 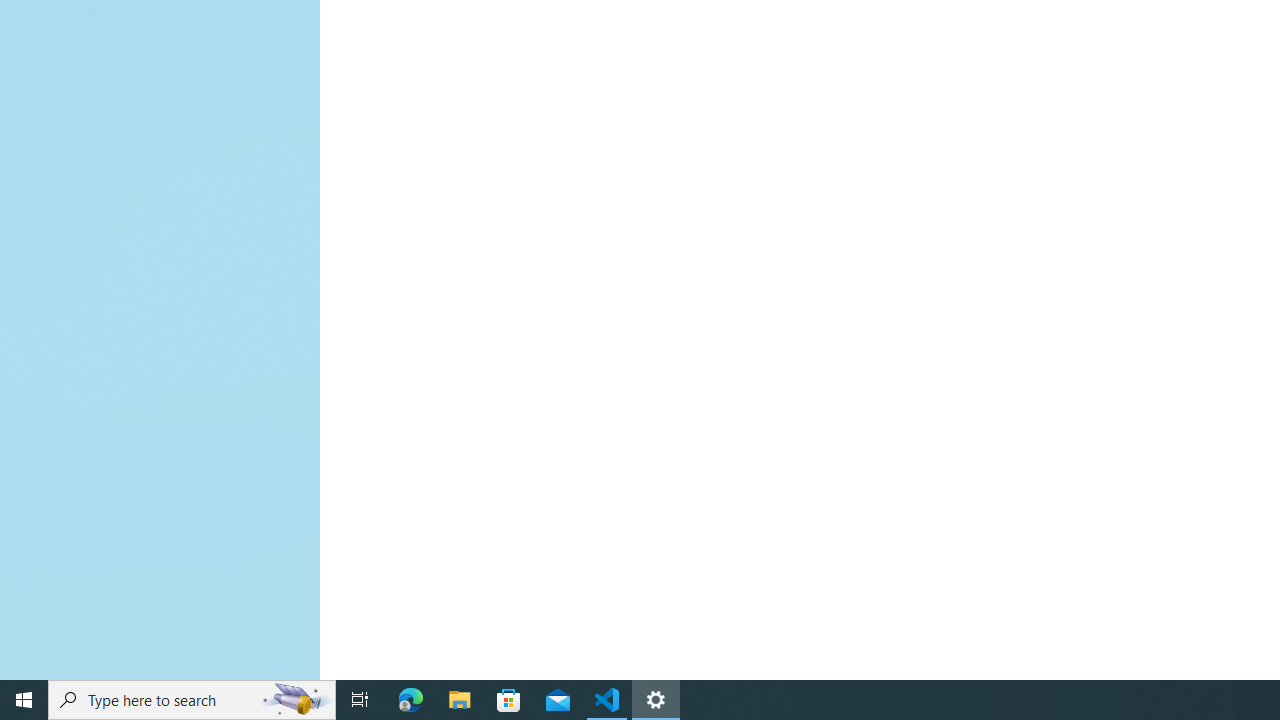 I want to click on 'Microsoft Store', so click(x=509, y=698).